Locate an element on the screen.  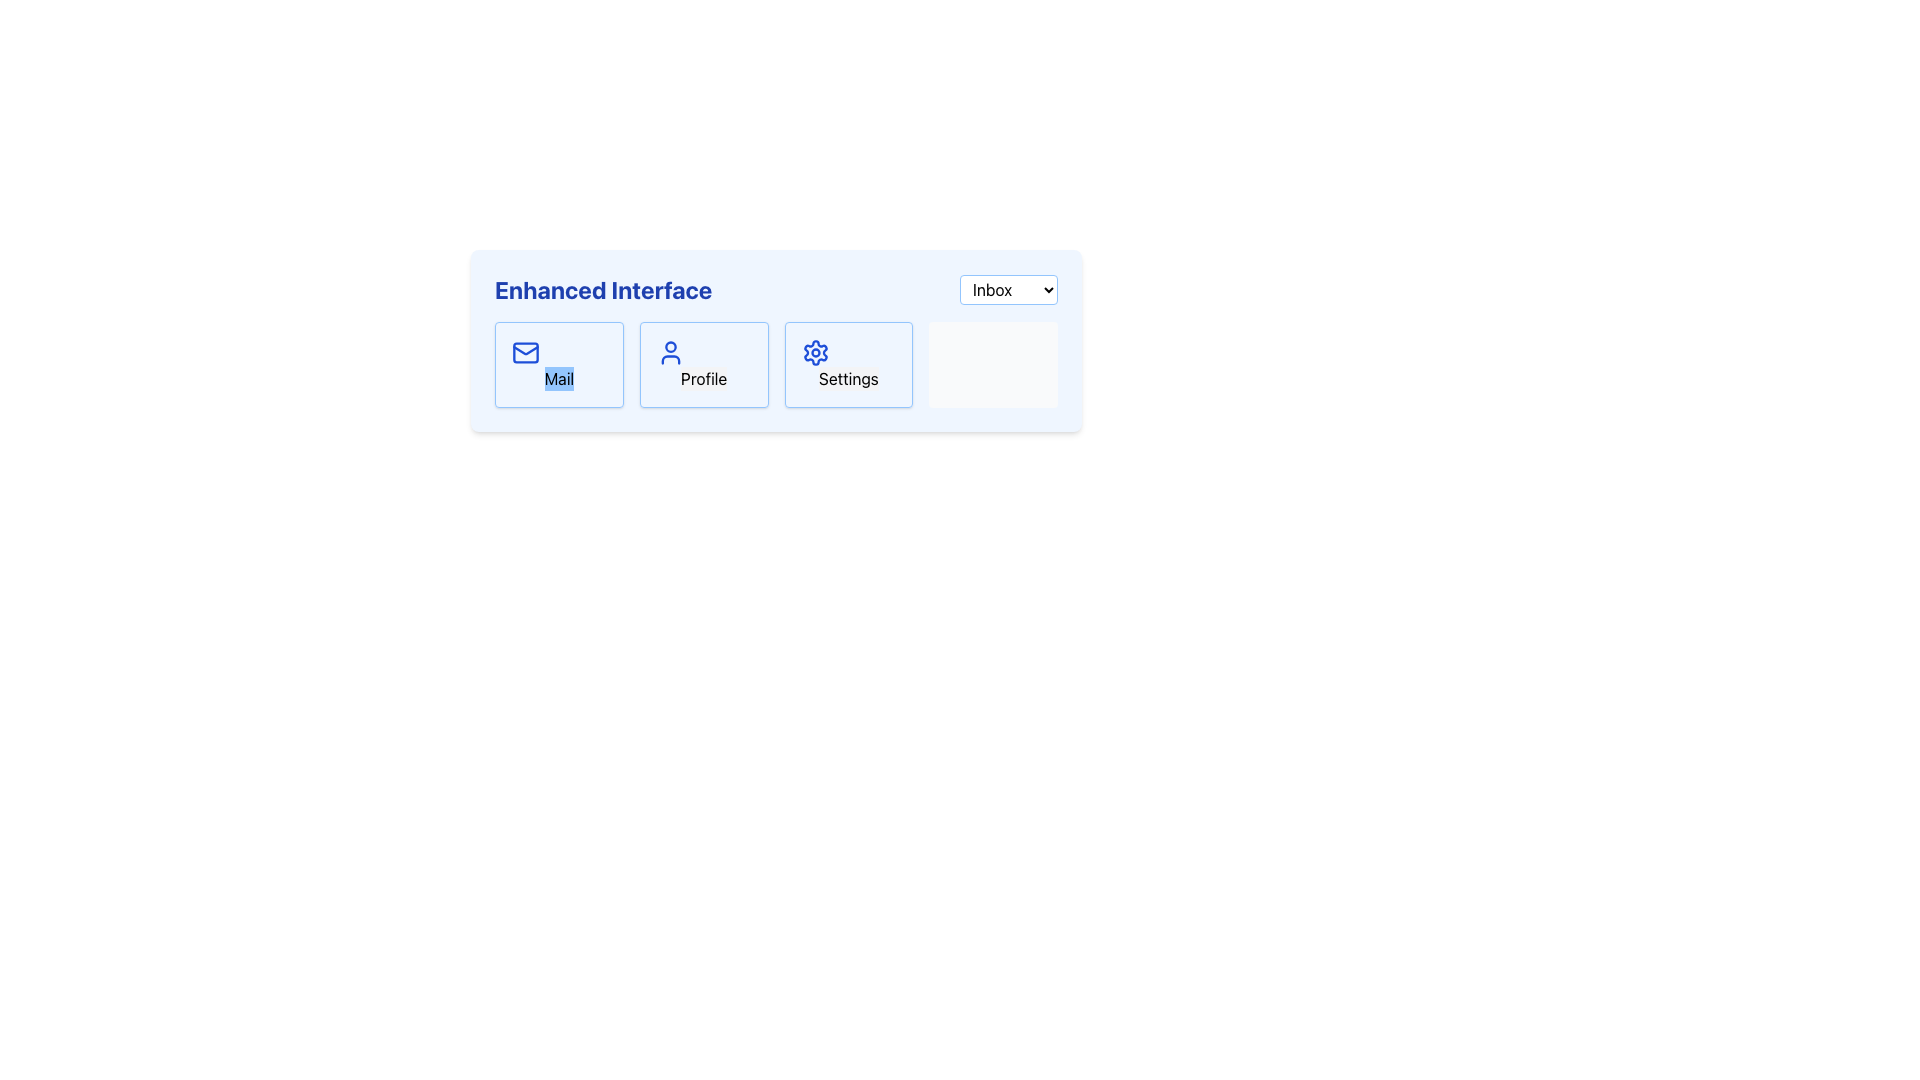
the mail icon, which is the first item in the rectangular button group labeled 'Mail', located to the left of the 'Profile' and 'Settings' buttons is located at coordinates (526, 352).